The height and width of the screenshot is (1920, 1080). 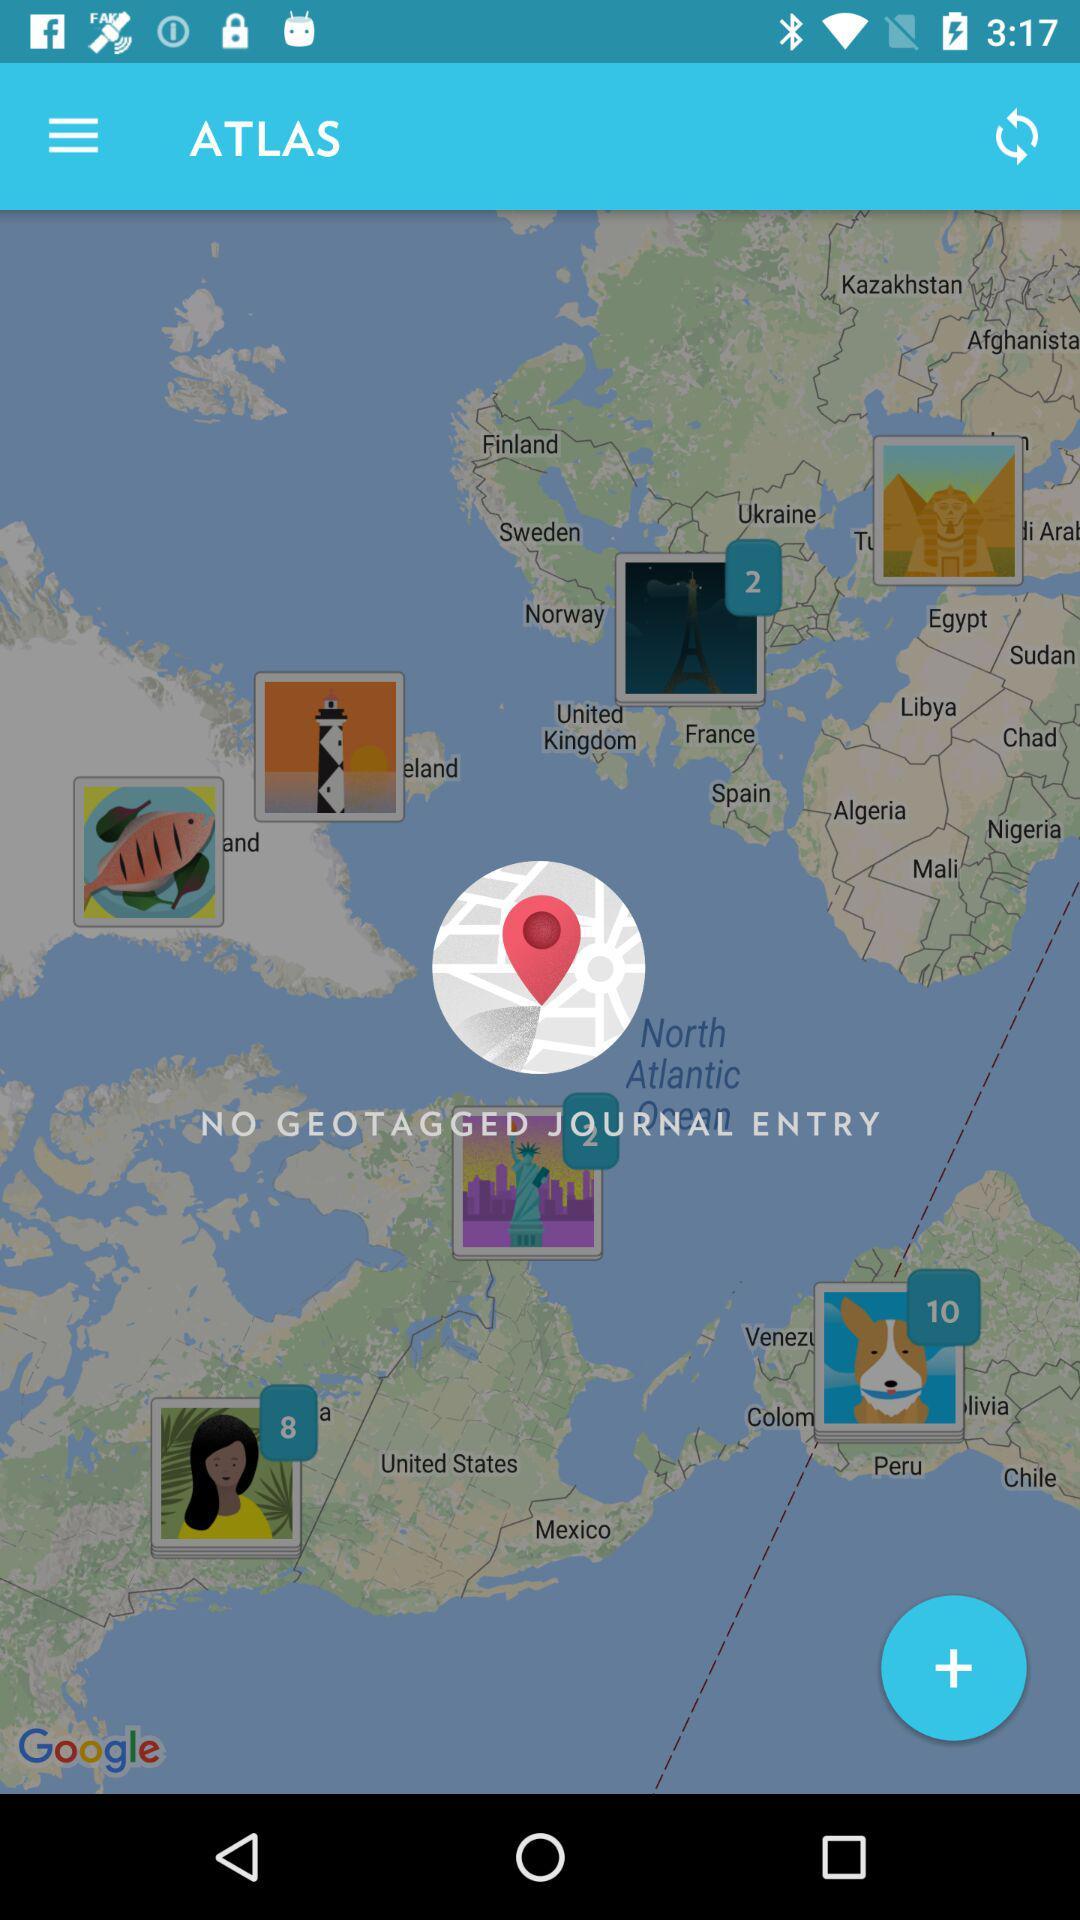 What do you see at coordinates (1017, 135) in the screenshot?
I see `icon next to atlas` at bounding box center [1017, 135].